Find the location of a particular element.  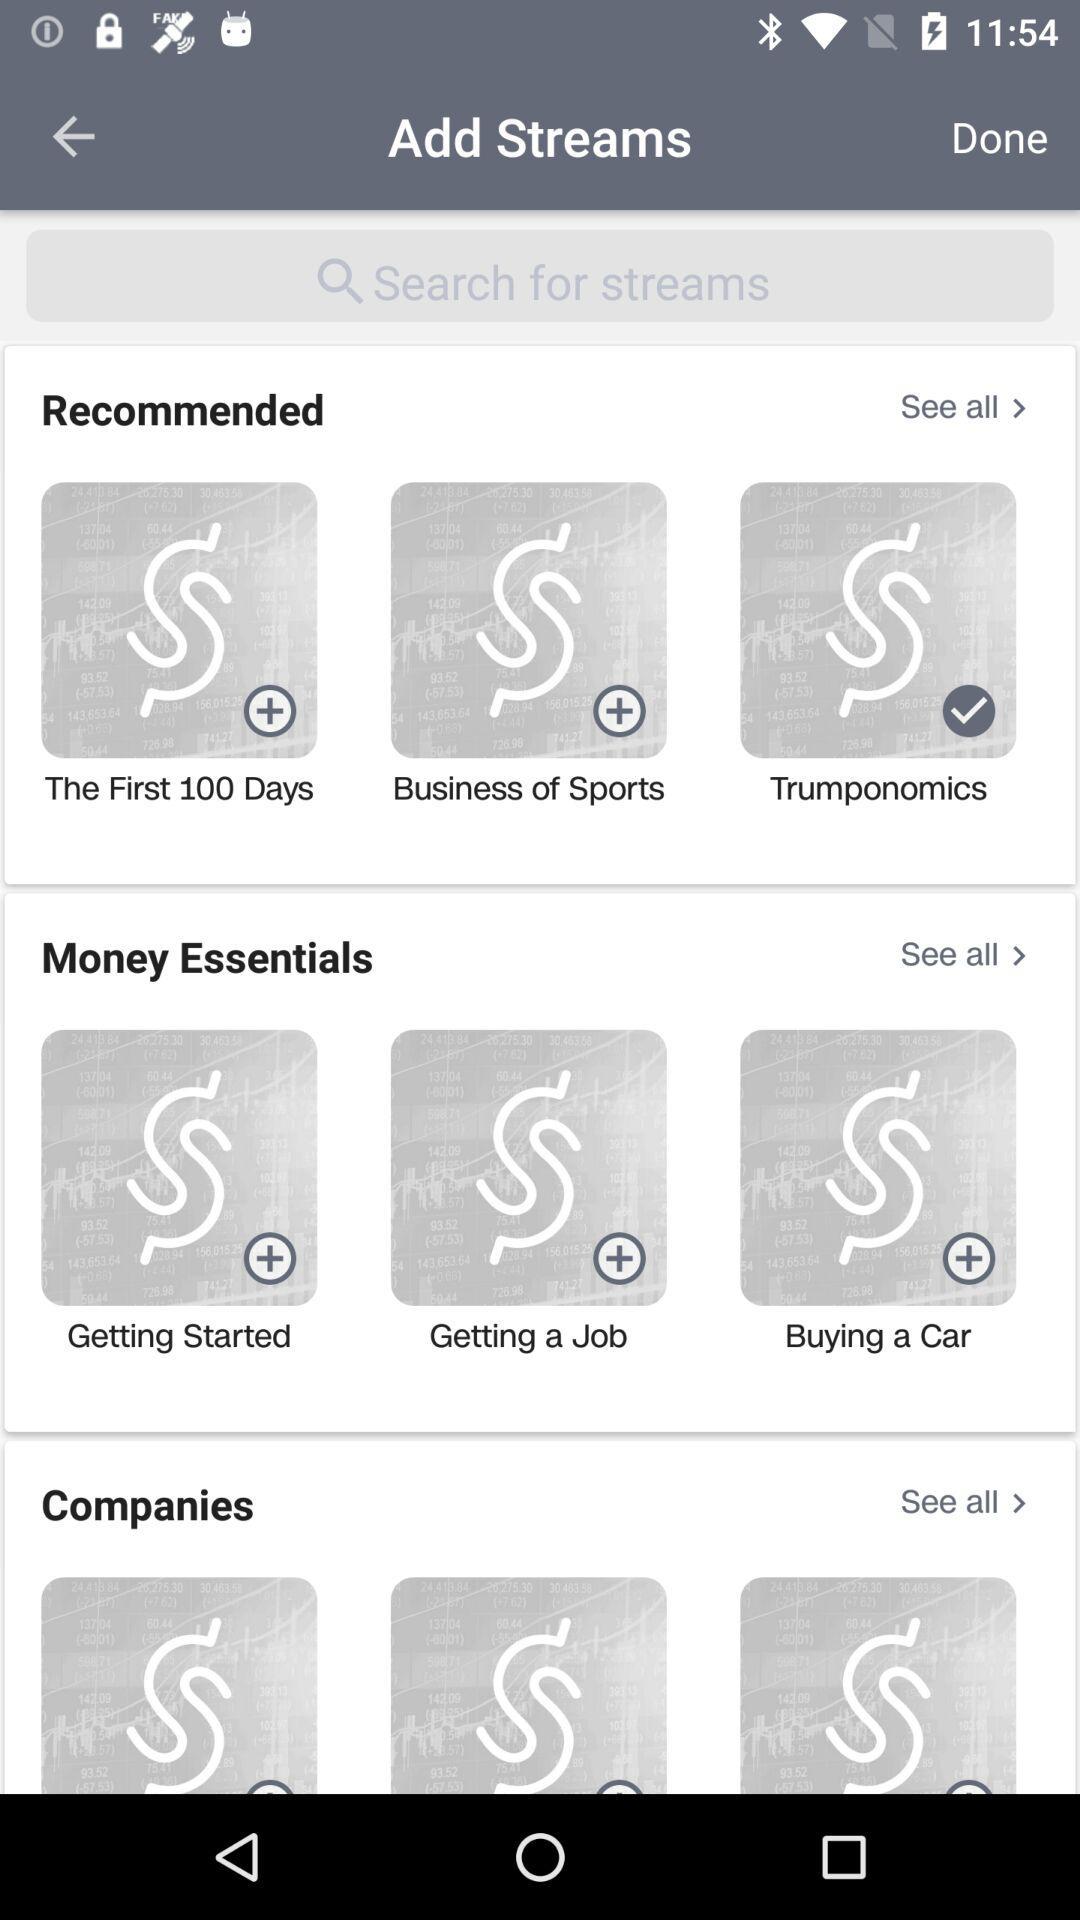

the item to the left of the add streams is located at coordinates (72, 135).